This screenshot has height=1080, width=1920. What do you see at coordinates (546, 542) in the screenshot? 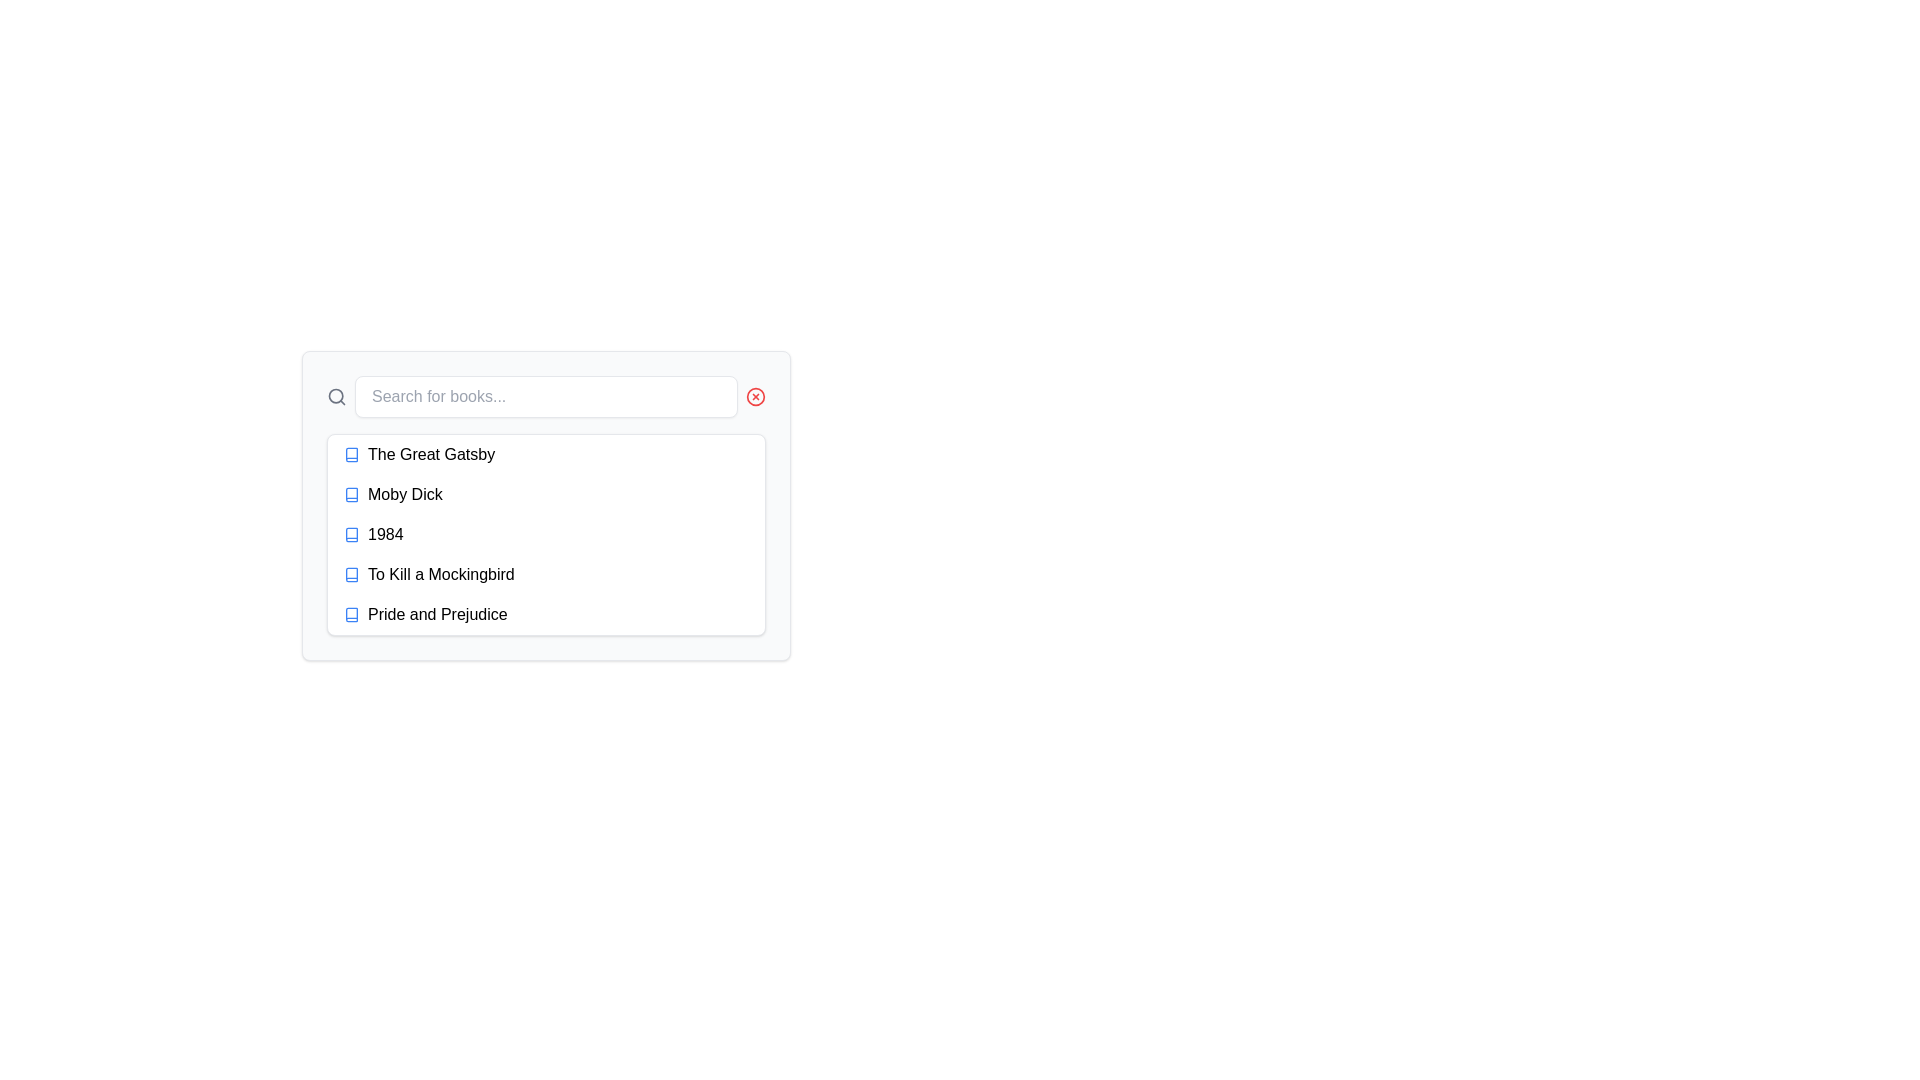
I see `the list item '1984' in the scrollable dropdown menu containing book titles, which is centrally located in the fixed panel` at bounding box center [546, 542].